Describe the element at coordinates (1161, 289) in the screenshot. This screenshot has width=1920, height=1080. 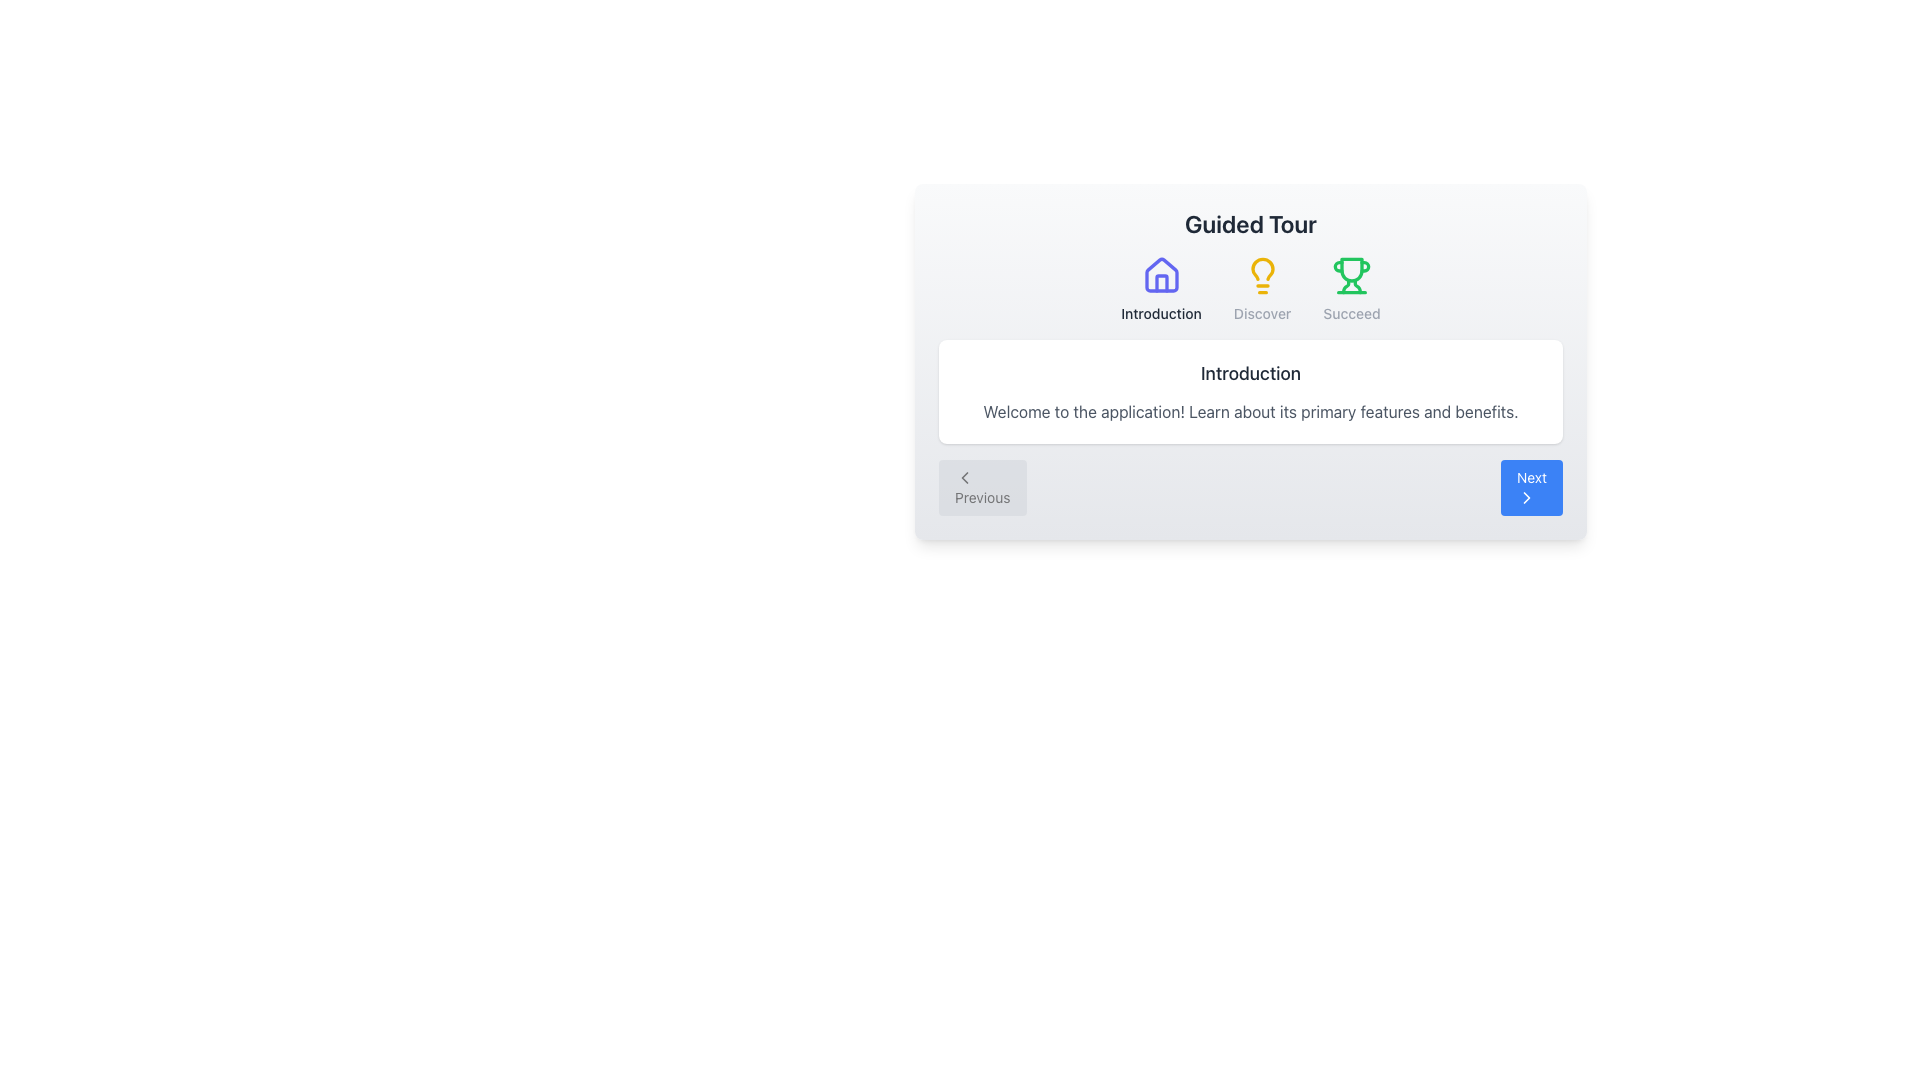
I see `the 'Introduction' navigation item, which features a blue house outline icon and black text below it` at that location.